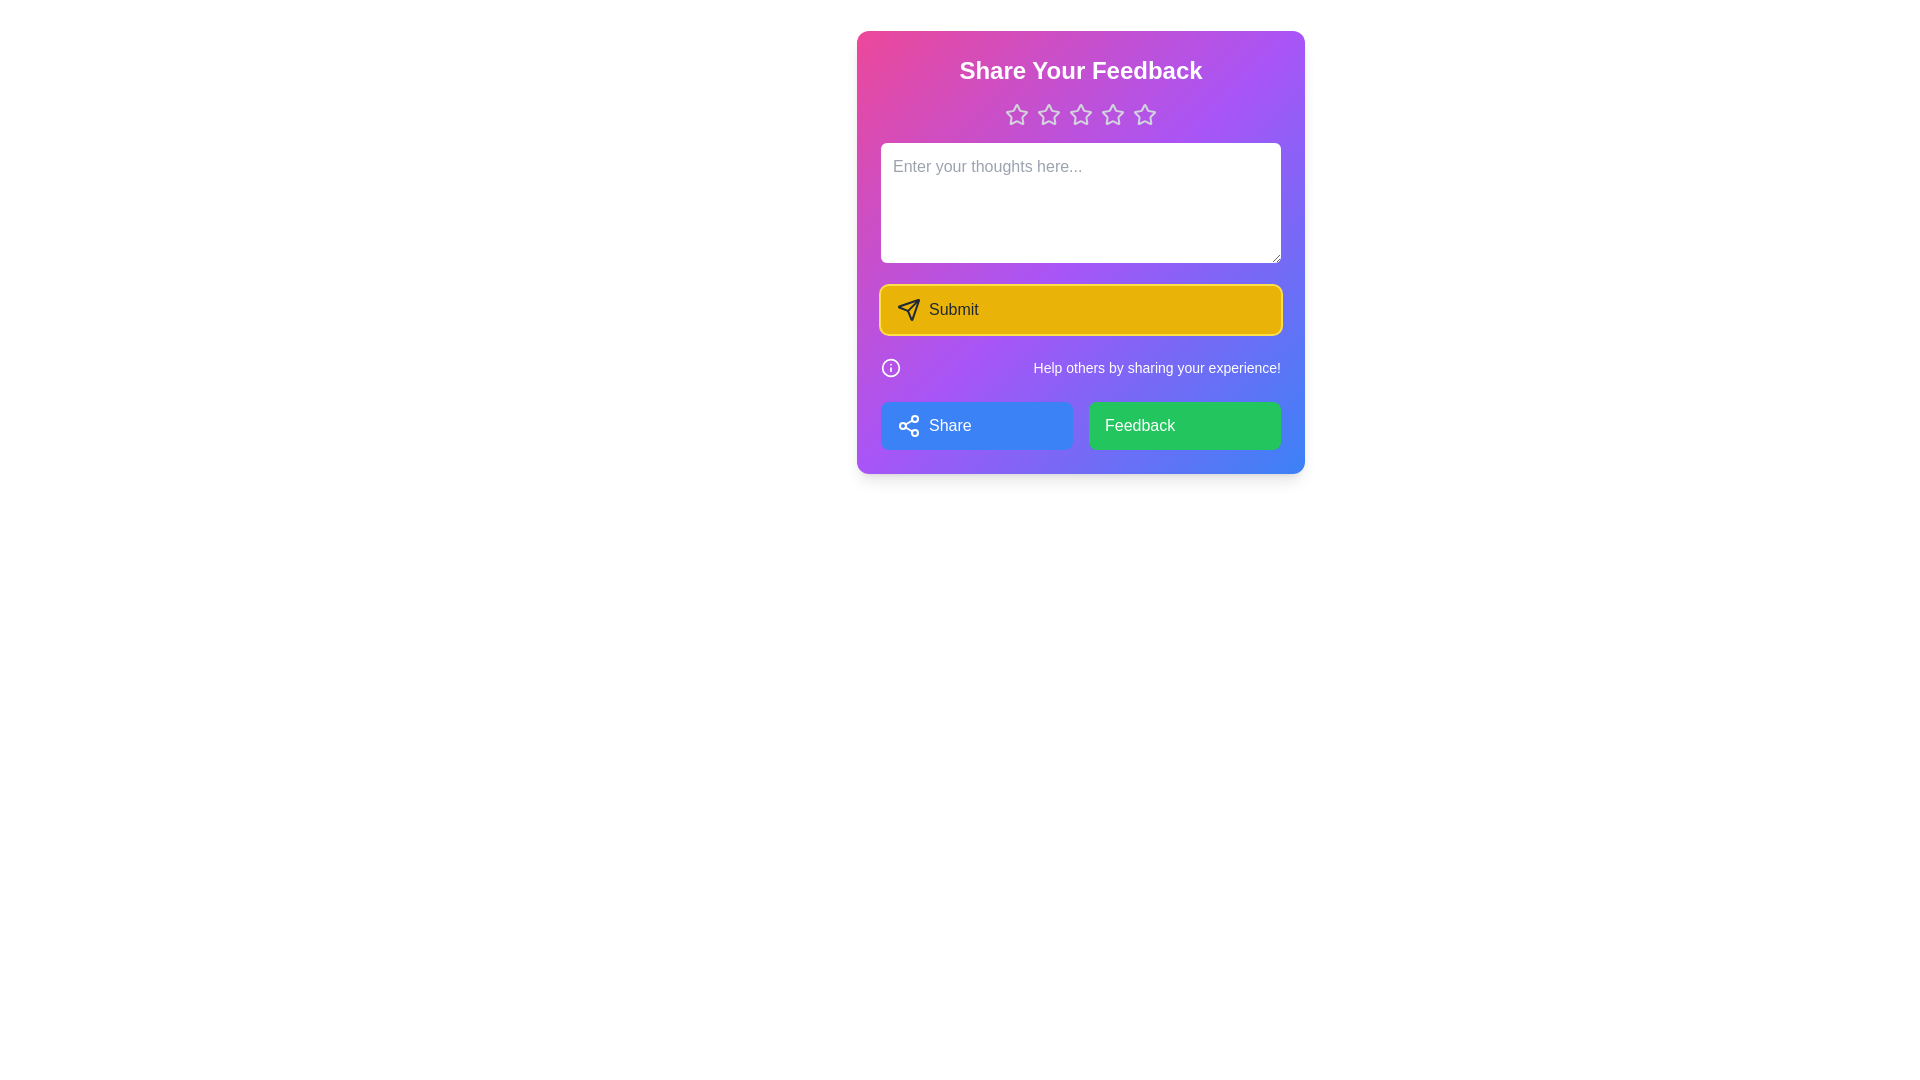 This screenshot has width=1920, height=1080. I want to click on the paper plane icon located within the yellow 'Submit' button, so click(907, 309).